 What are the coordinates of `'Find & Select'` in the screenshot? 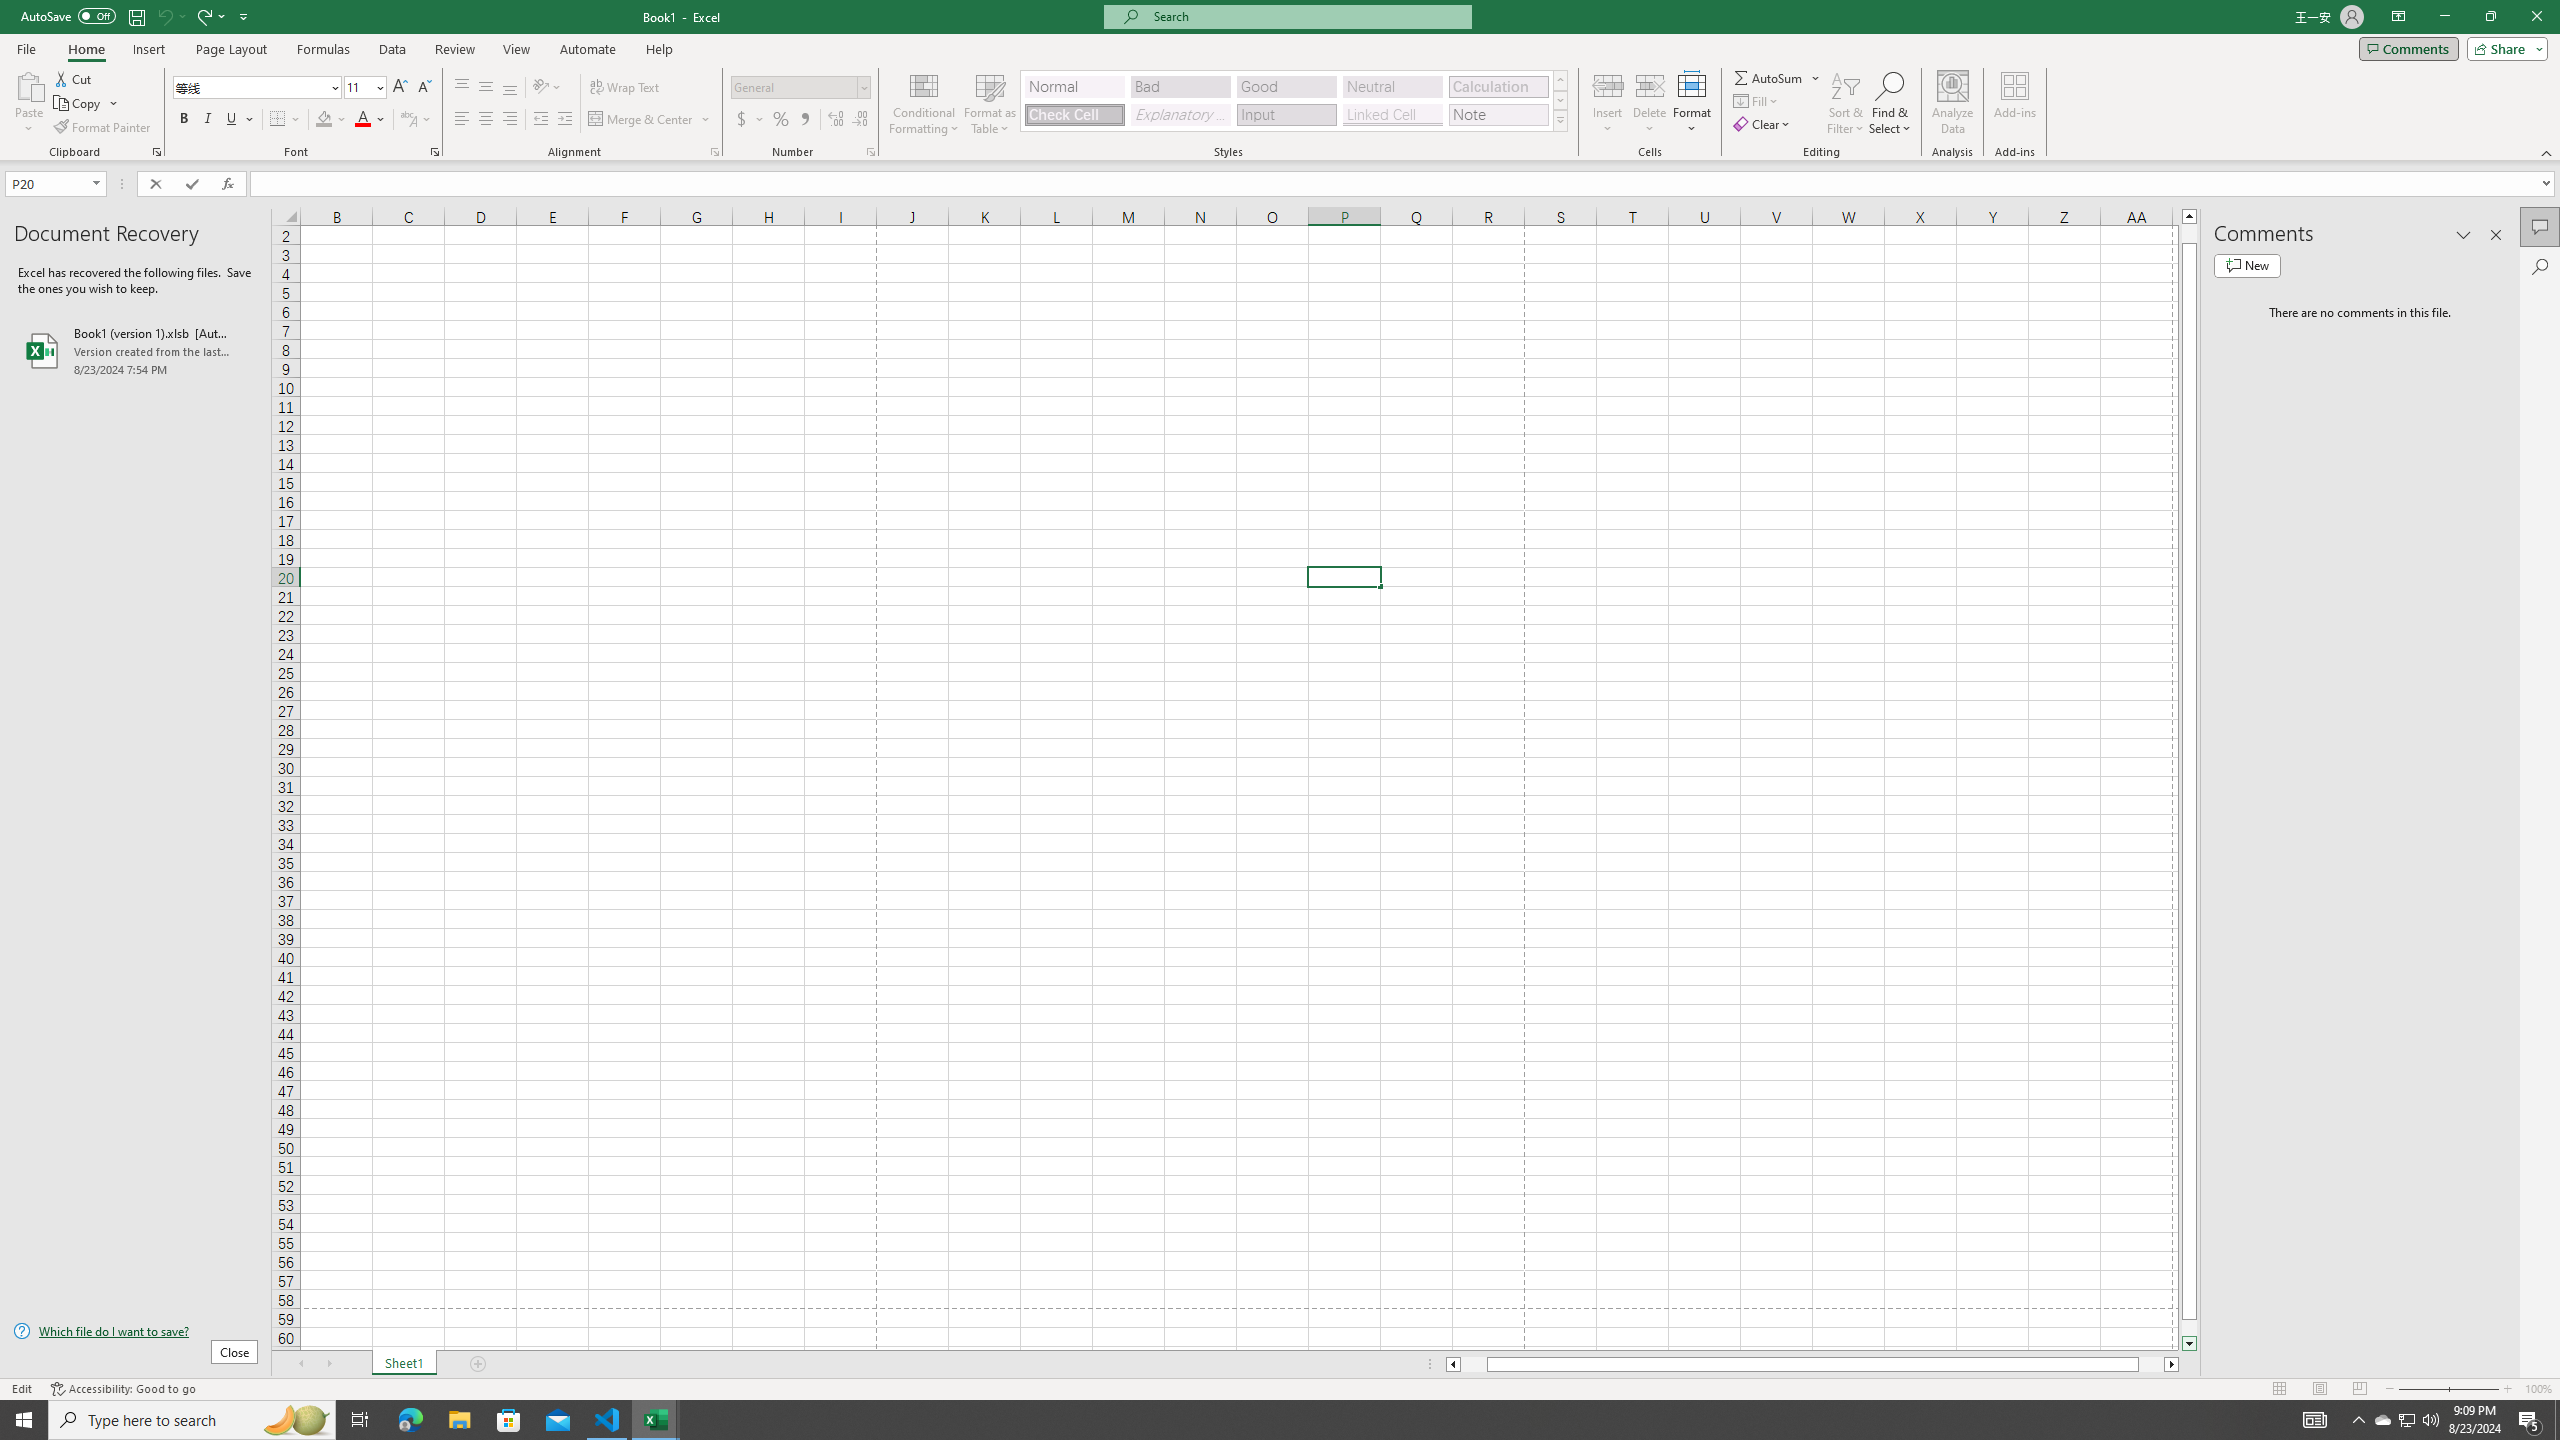 It's located at (1890, 103).